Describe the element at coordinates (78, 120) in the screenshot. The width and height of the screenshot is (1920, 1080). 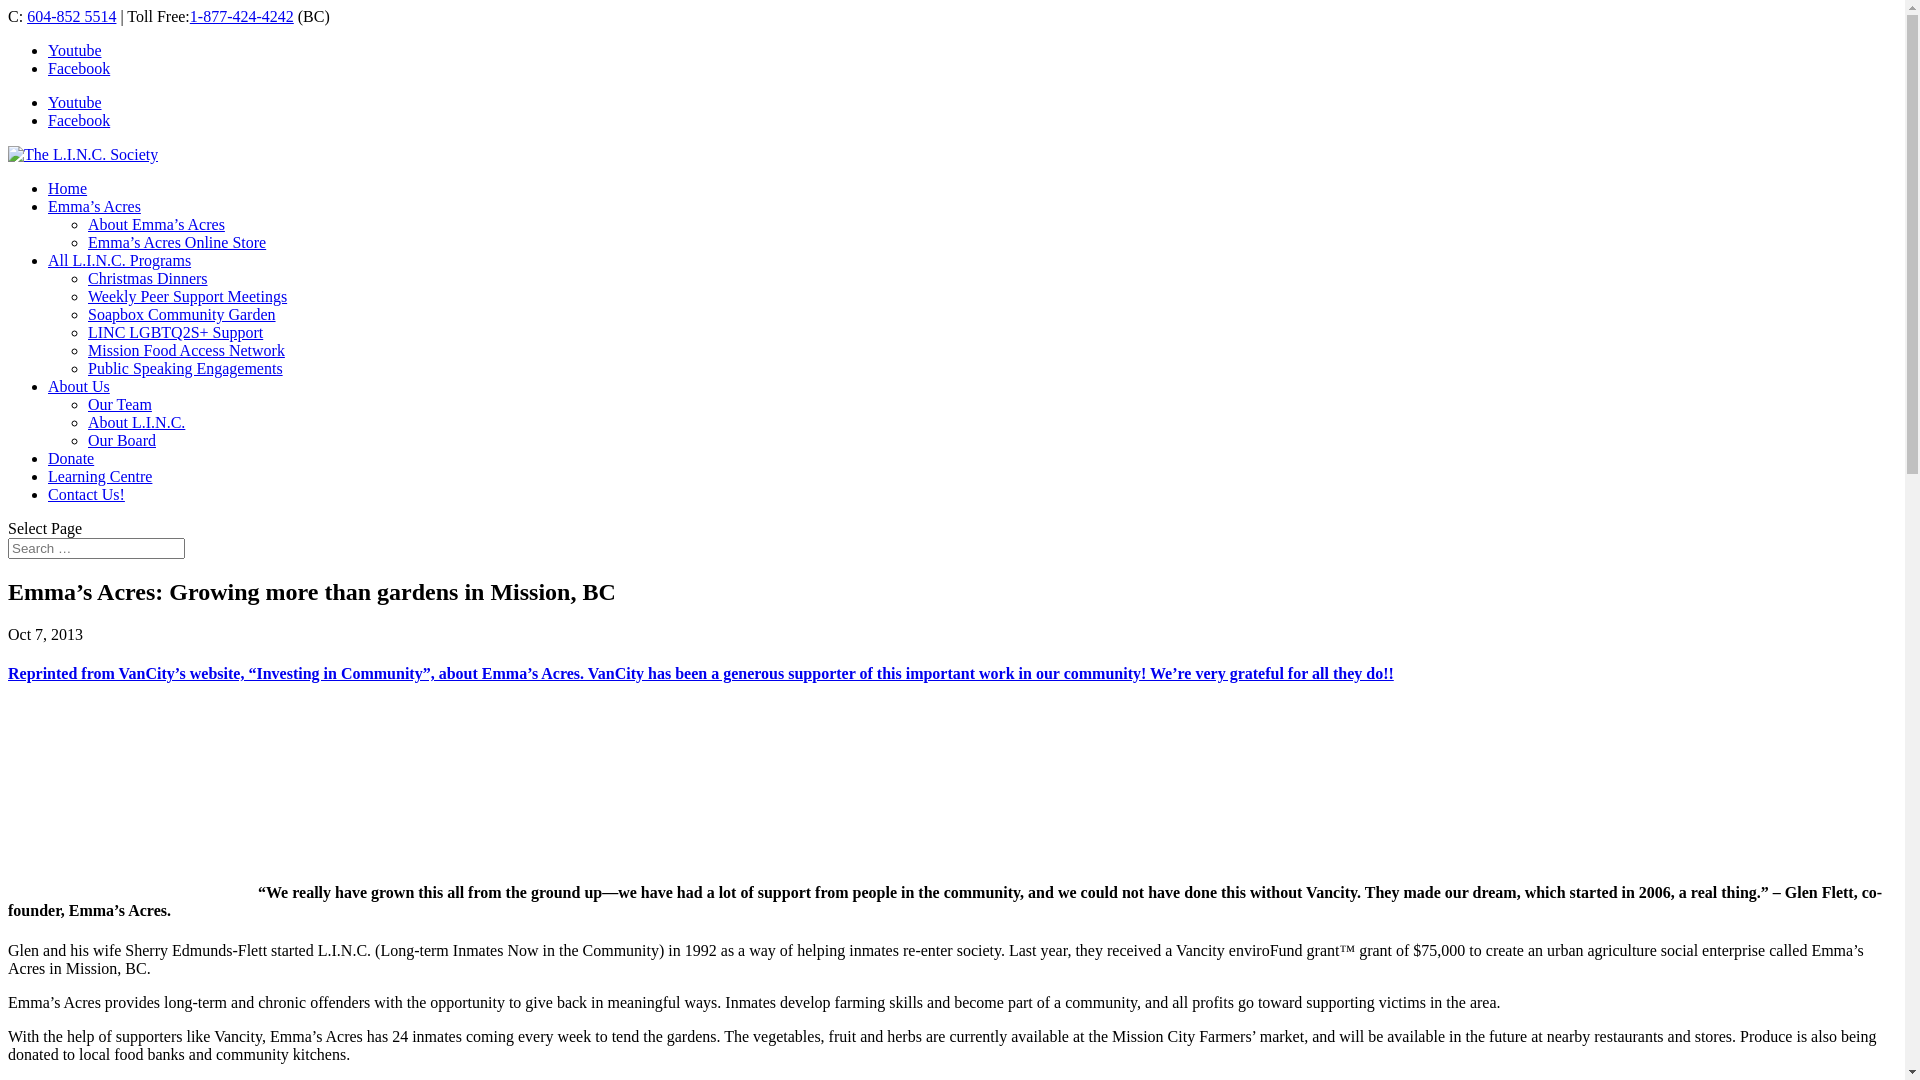
I see `'Facebook'` at that location.